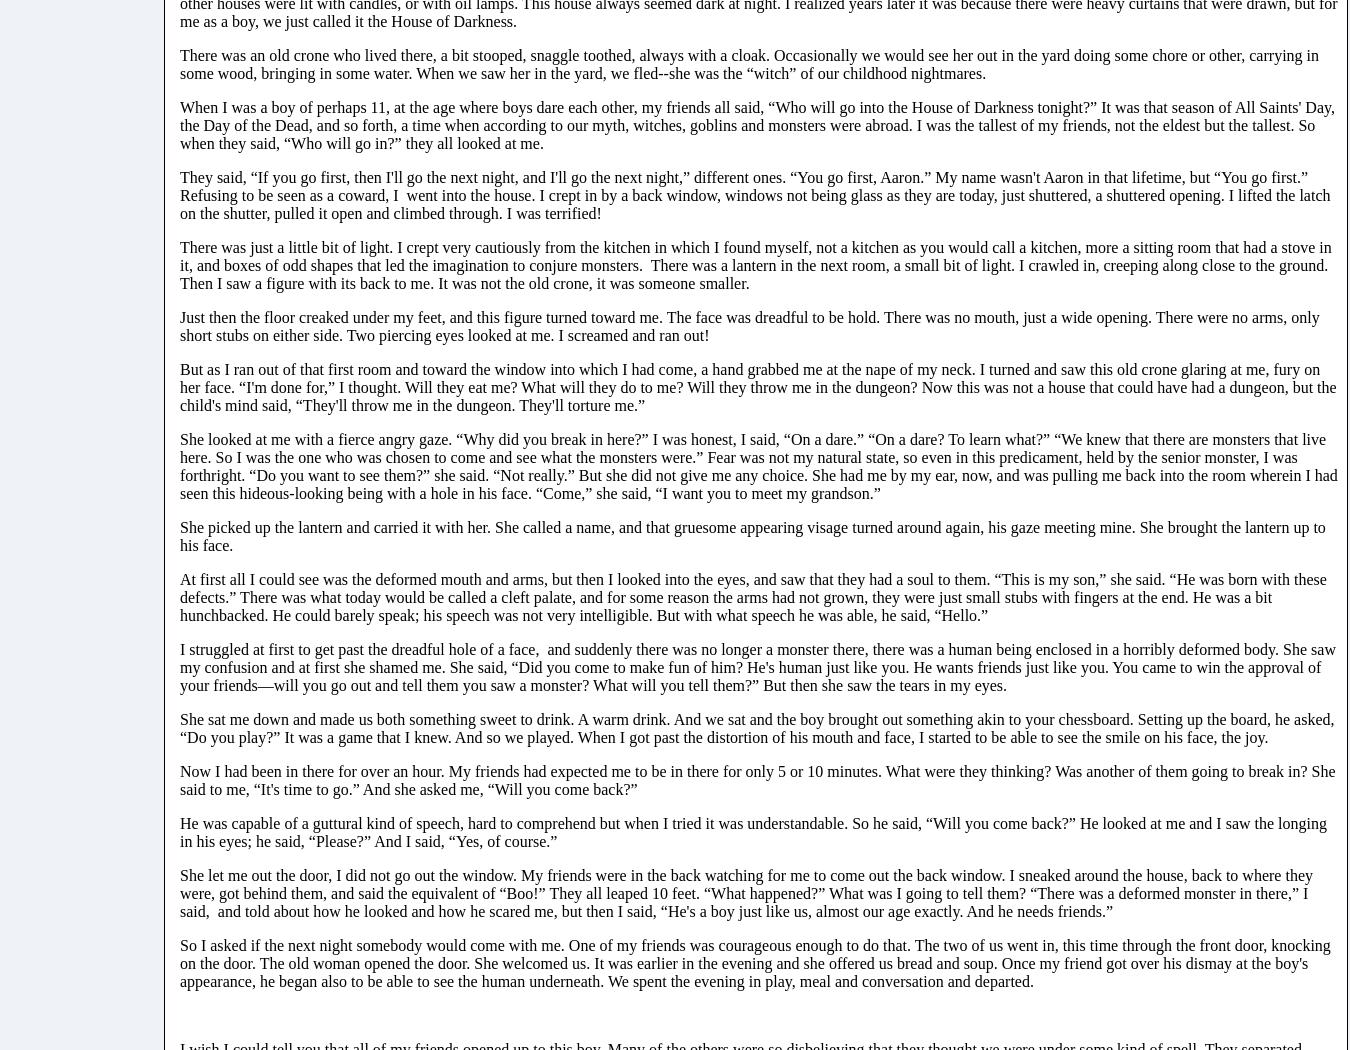 Image resolution: width=1350 pixels, height=1050 pixels. What do you see at coordinates (754, 263) in the screenshot?
I see `'There was just a little bit of light. I crept very cautiously from the kitchen in which I found myself, not a kitchen as you would call a kitchen, more a sitting room that had a stove in it, and boxes of odd shapes that led the imagination to conjure monsters.  There was a lantern in the next room, a small bit of light. I crawled in, creeping along close to the ground. Then I saw a figure with its back to me. It was not the old crone, it was someone smaller.'` at bounding box center [754, 263].